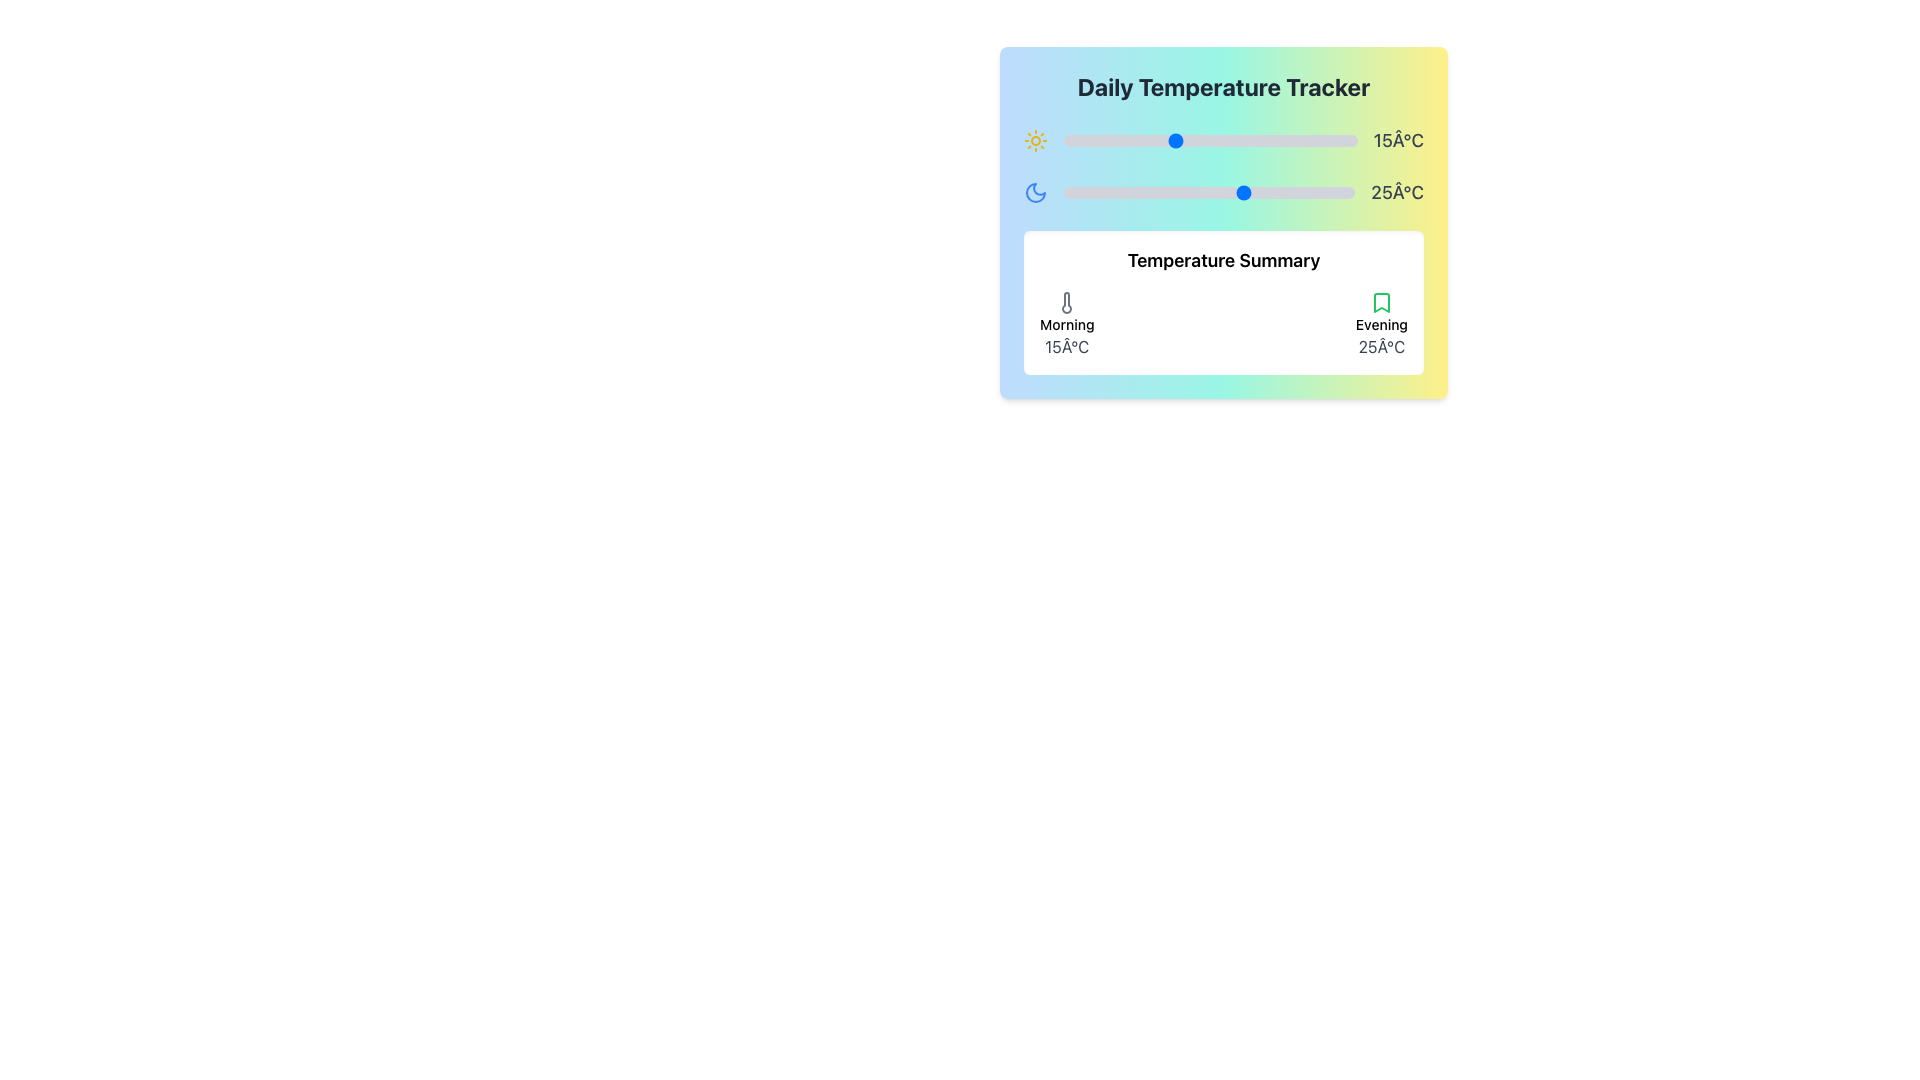 The height and width of the screenshot is (1080, 1920). Describe the element at coordinates (1143, 192) in the screenshot. I see `the slider value` at that location.